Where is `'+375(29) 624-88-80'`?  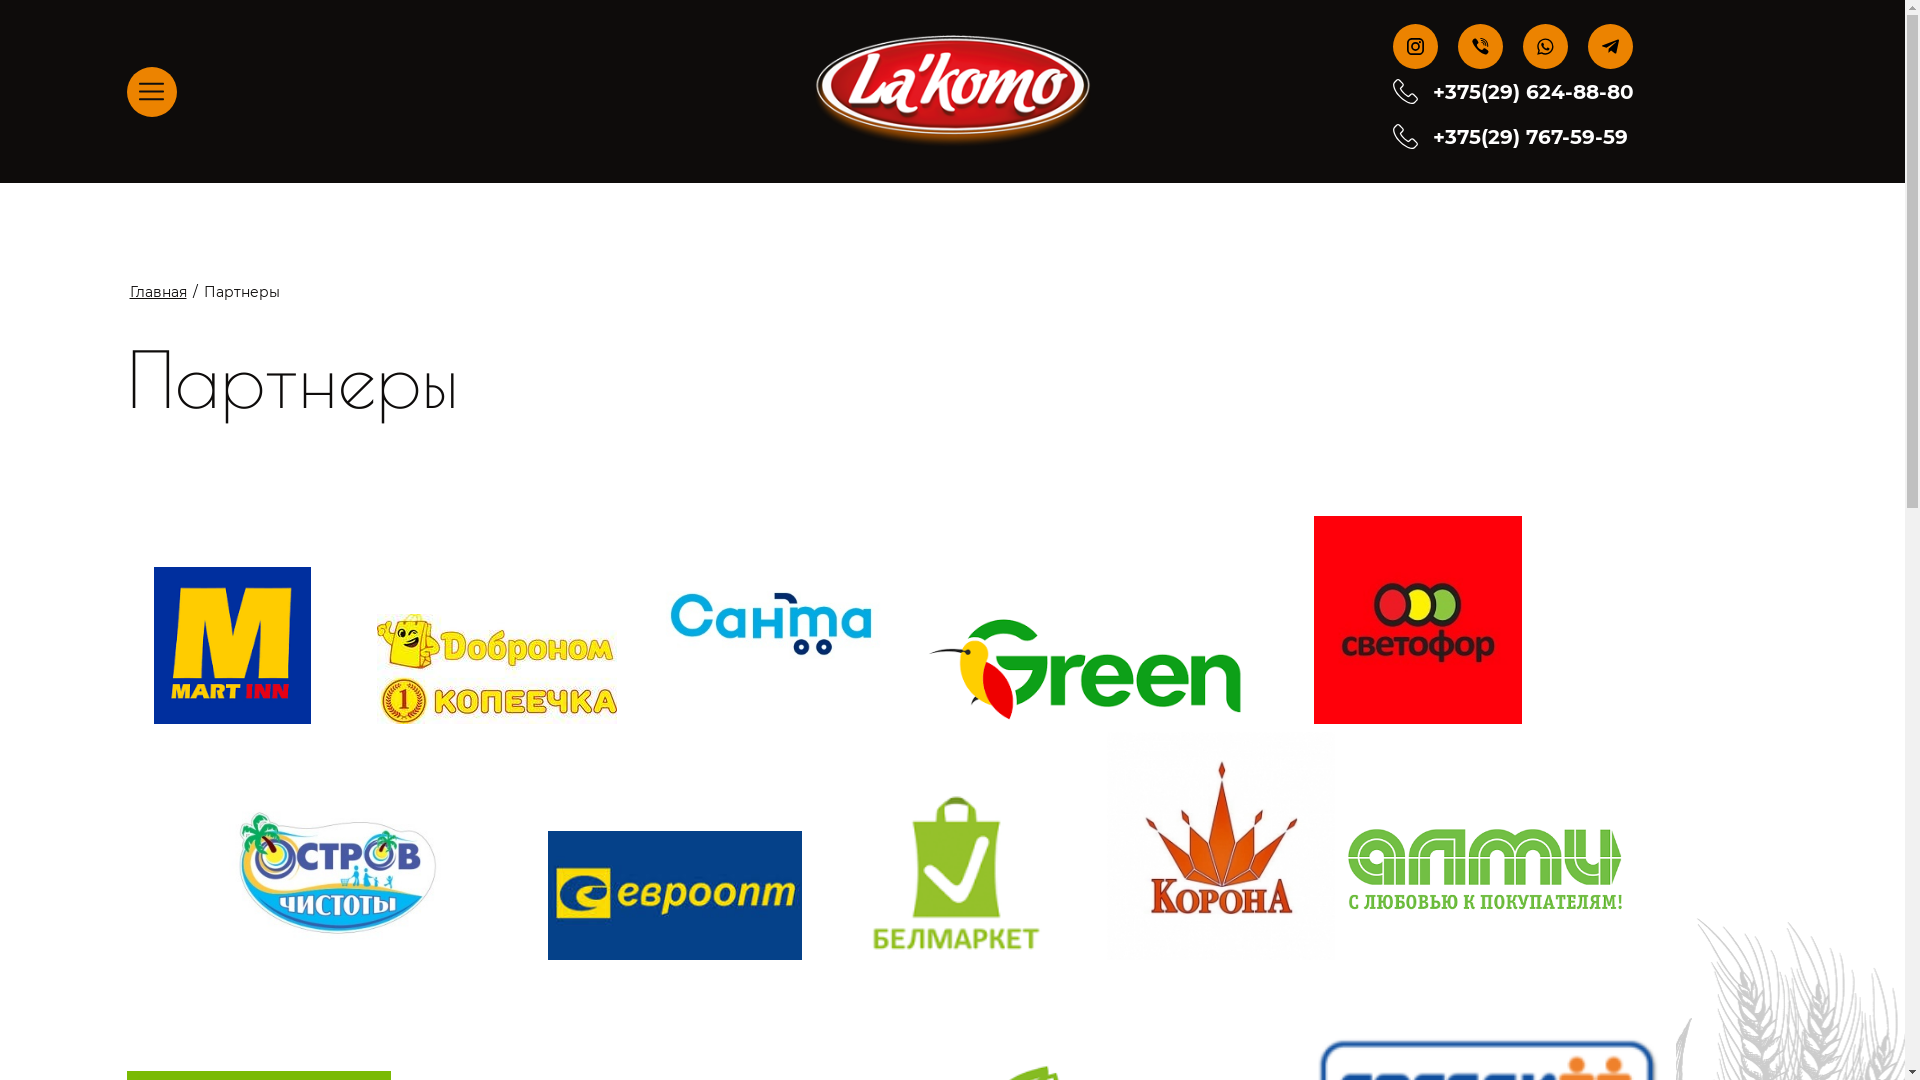
'+375(29) 624-88-80' is located at coordinates (1532, 92).